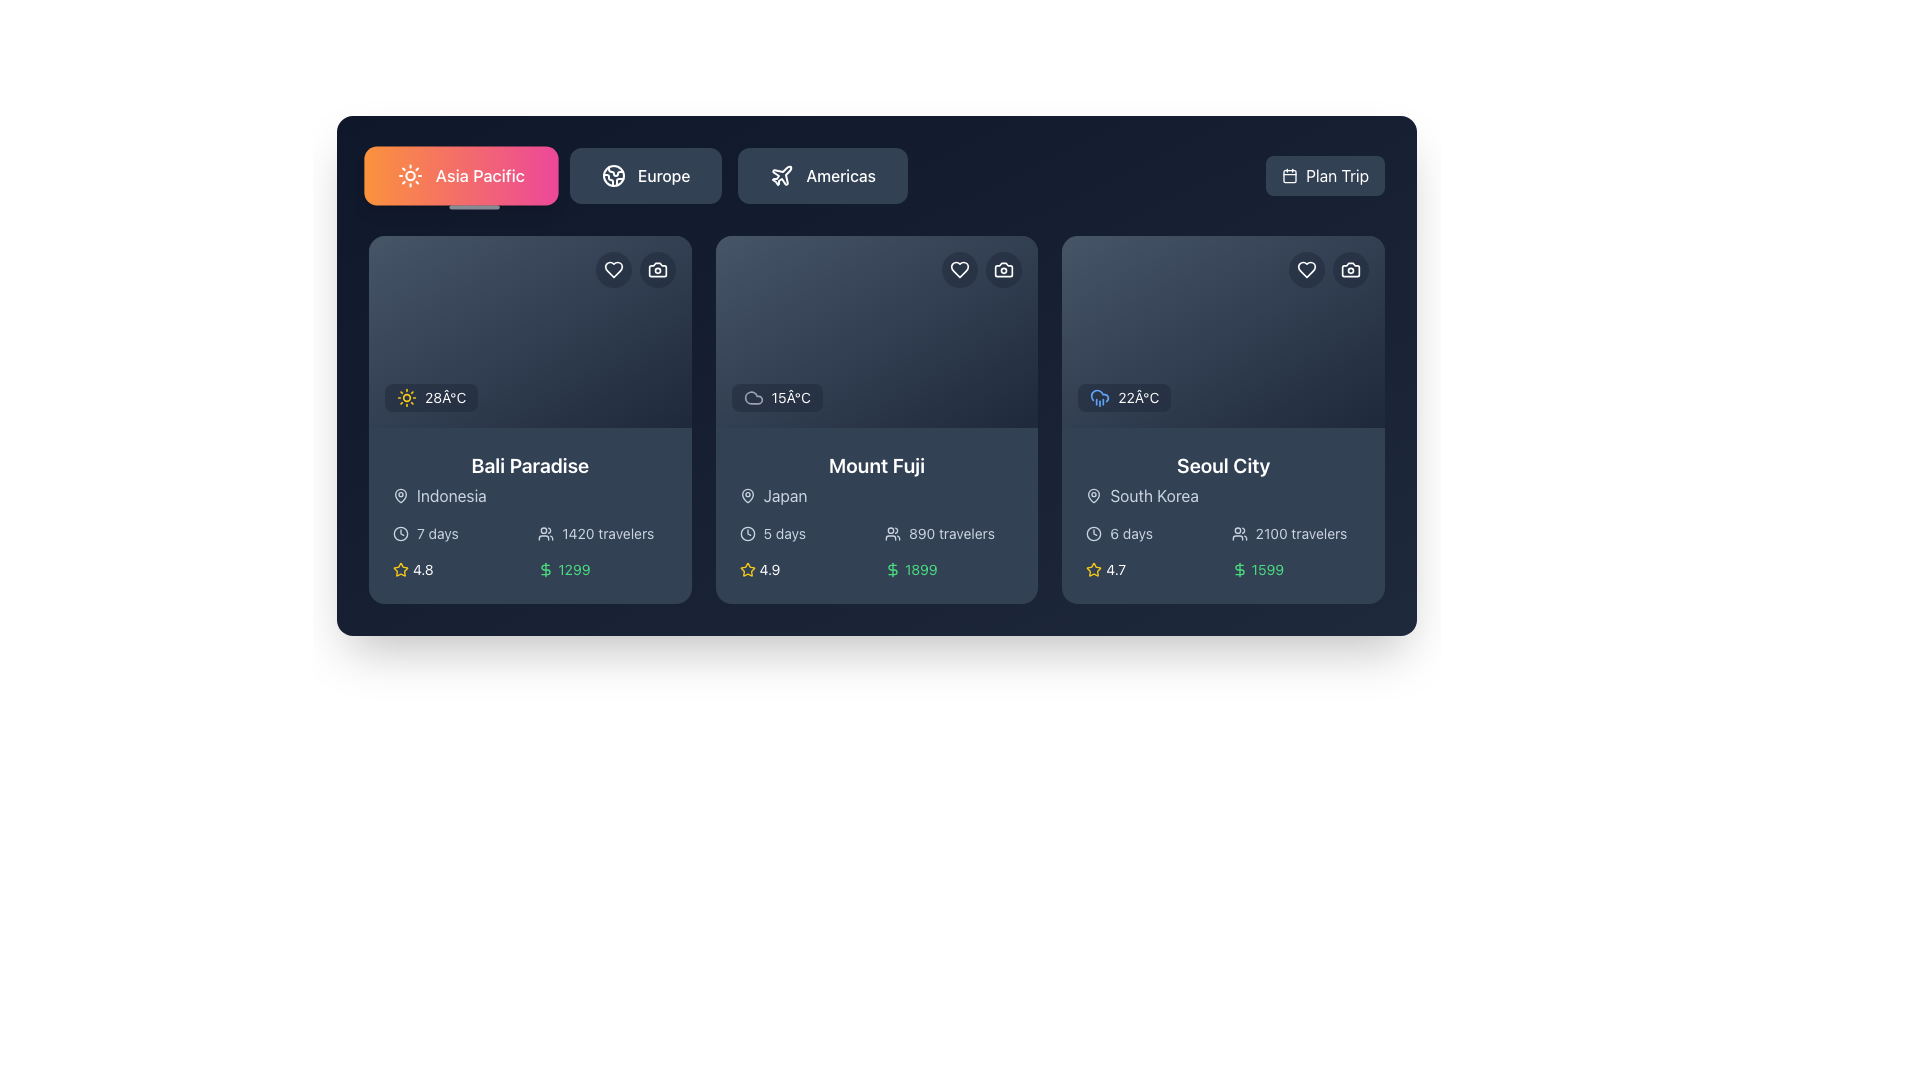 The height and width of the screenshot is (1080, 1920). Describe the element at coordinates (1131, 532) in the screenshot. I see `the text element displaying '6 days' located in the bottom-left region of the card labeled 'Seoul City', styled in light gray on a dark background` at that location.